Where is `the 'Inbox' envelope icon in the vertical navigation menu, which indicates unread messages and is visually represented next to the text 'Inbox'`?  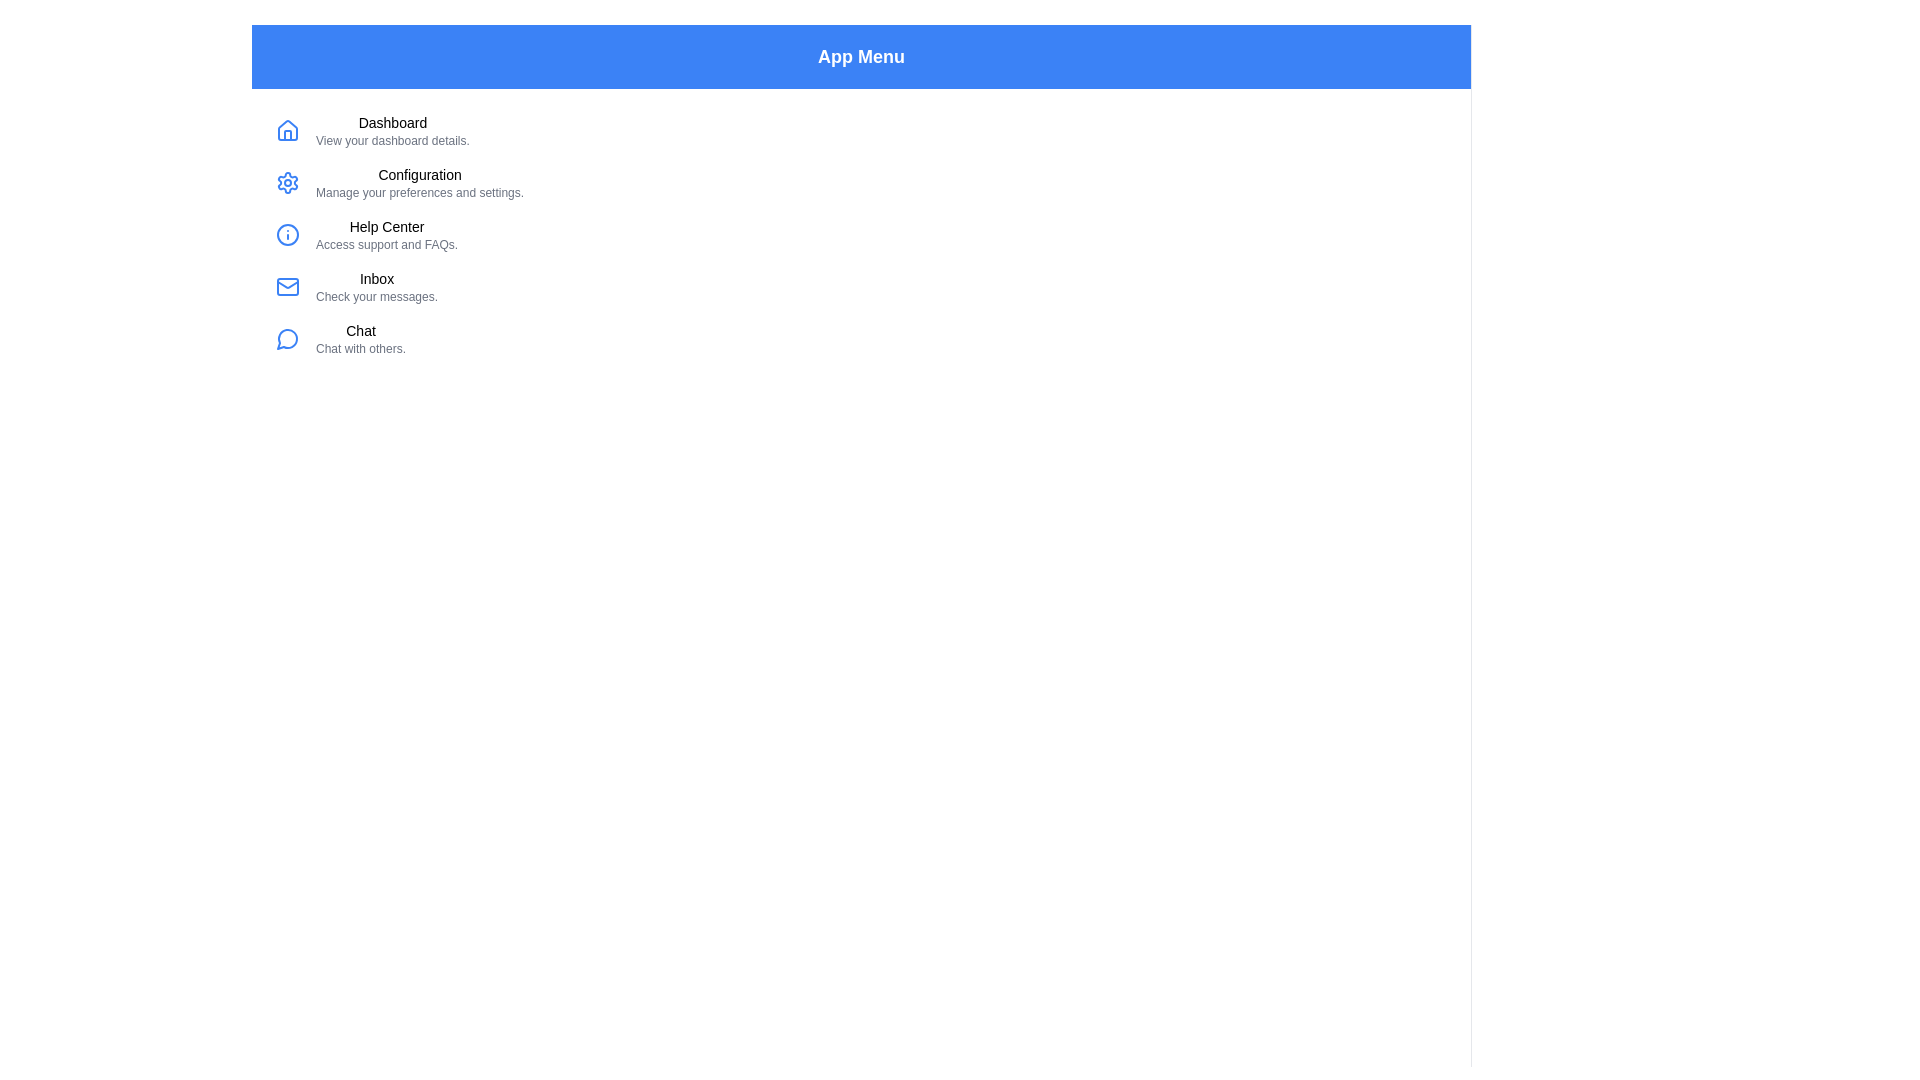
the 'Inbox' envelope icon in the vertical navigation menu, which indicates unread messages and is visually represented next to the text 'Inbox' is located at coordinates (287, 286).